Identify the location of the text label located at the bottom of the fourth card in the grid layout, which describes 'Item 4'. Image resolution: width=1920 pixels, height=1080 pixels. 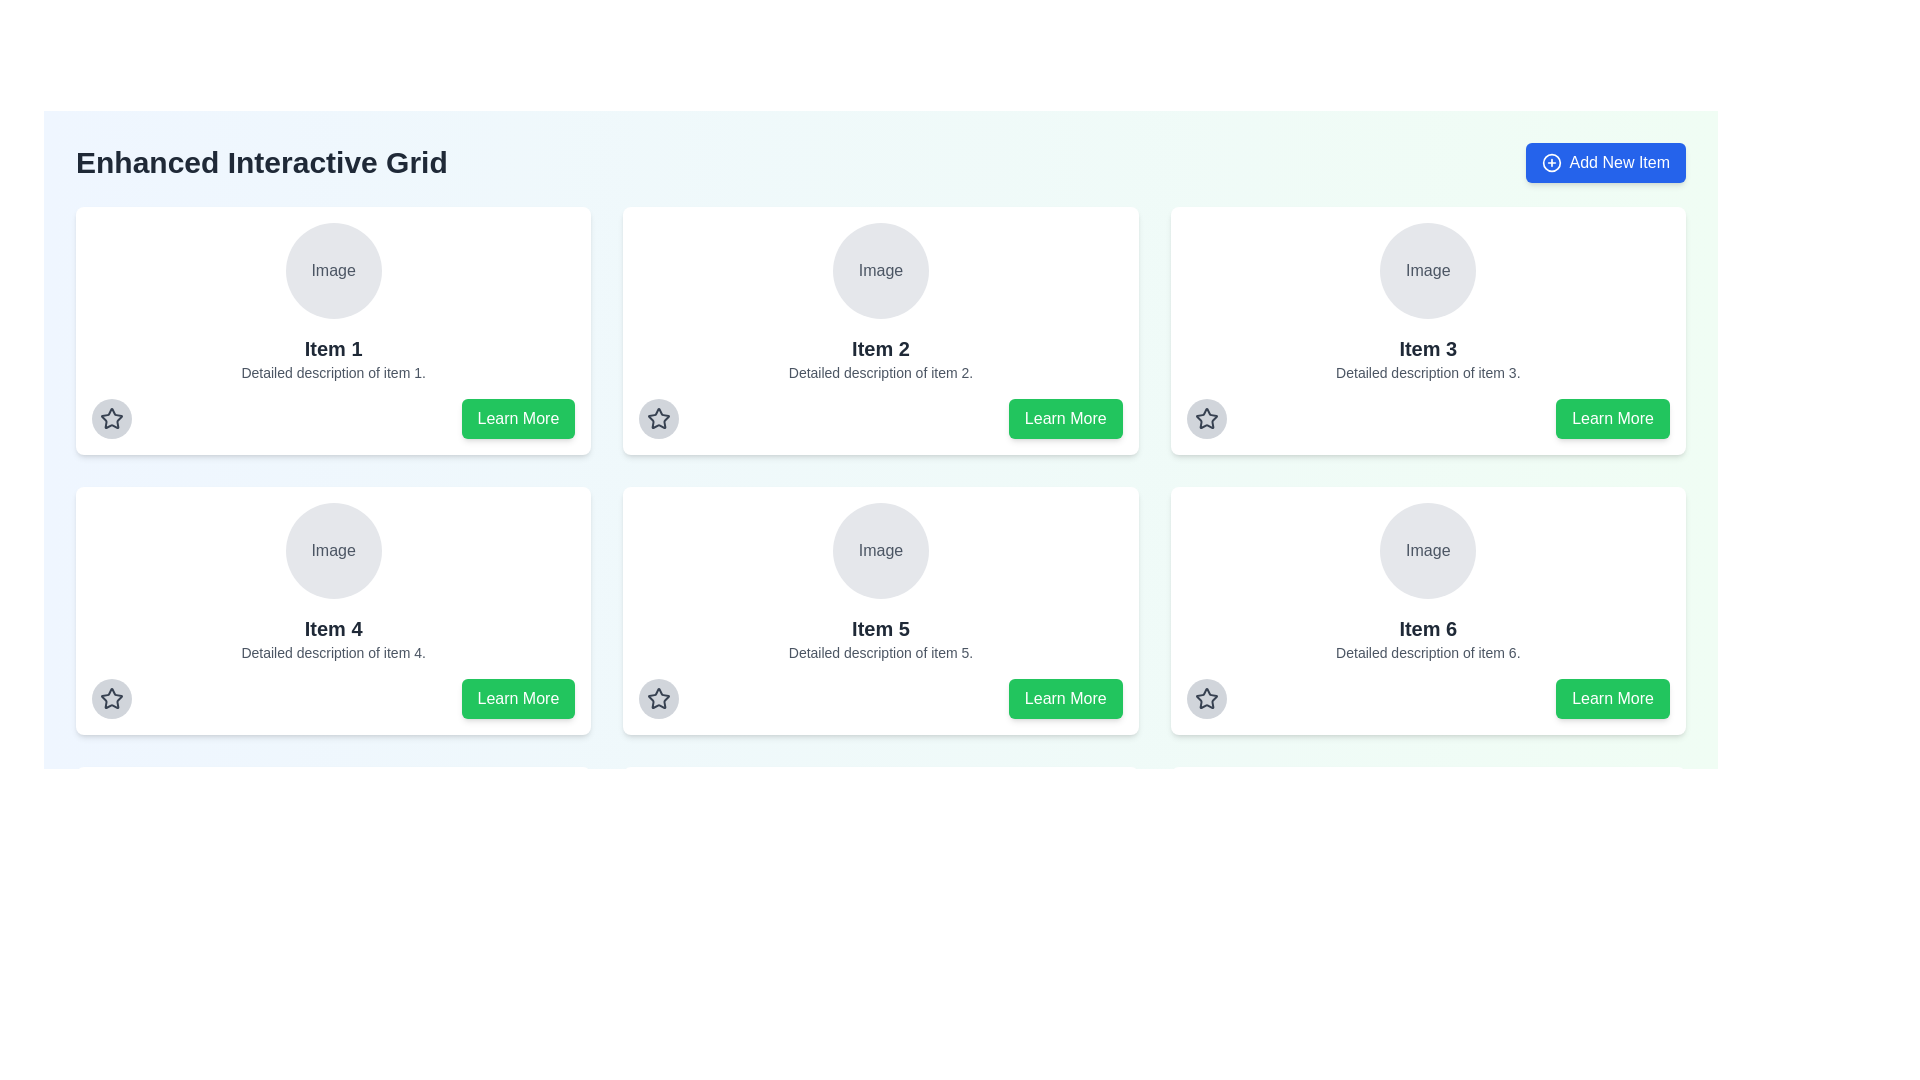
(333, 652).